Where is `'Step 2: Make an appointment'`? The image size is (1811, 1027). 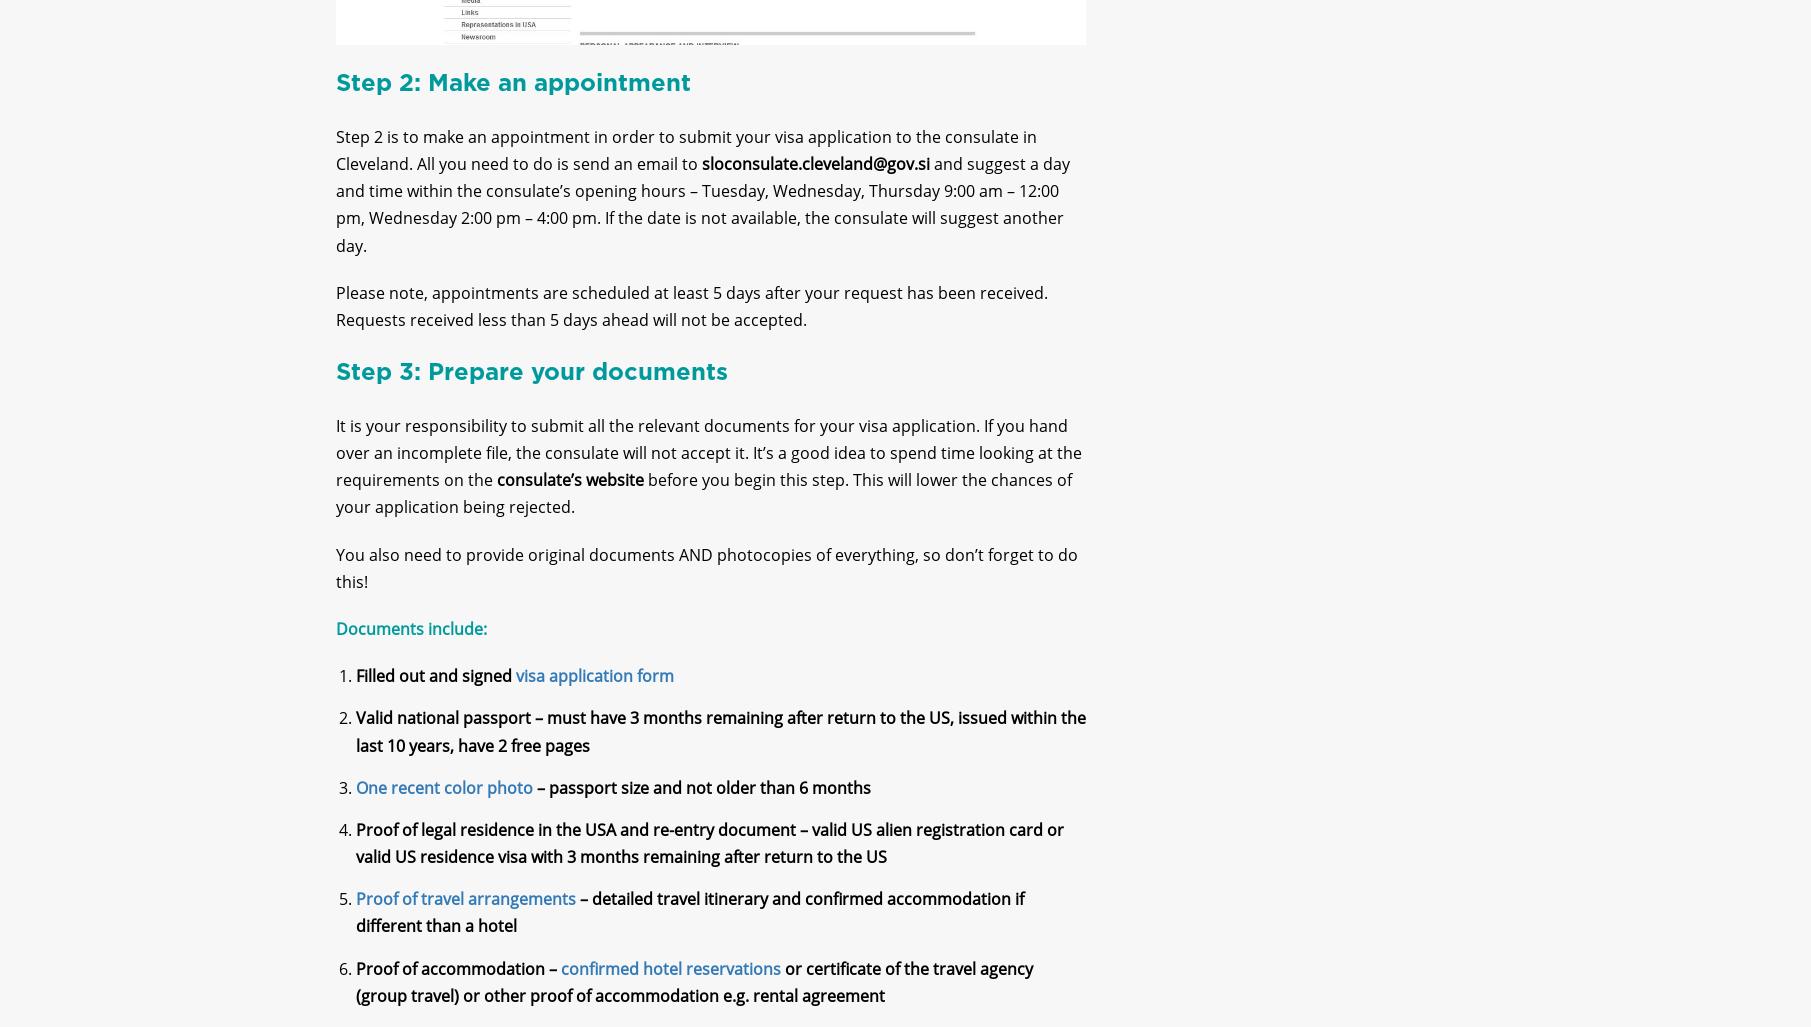
'Step 2: Make an appointment' is located at coordinates (511, 99).